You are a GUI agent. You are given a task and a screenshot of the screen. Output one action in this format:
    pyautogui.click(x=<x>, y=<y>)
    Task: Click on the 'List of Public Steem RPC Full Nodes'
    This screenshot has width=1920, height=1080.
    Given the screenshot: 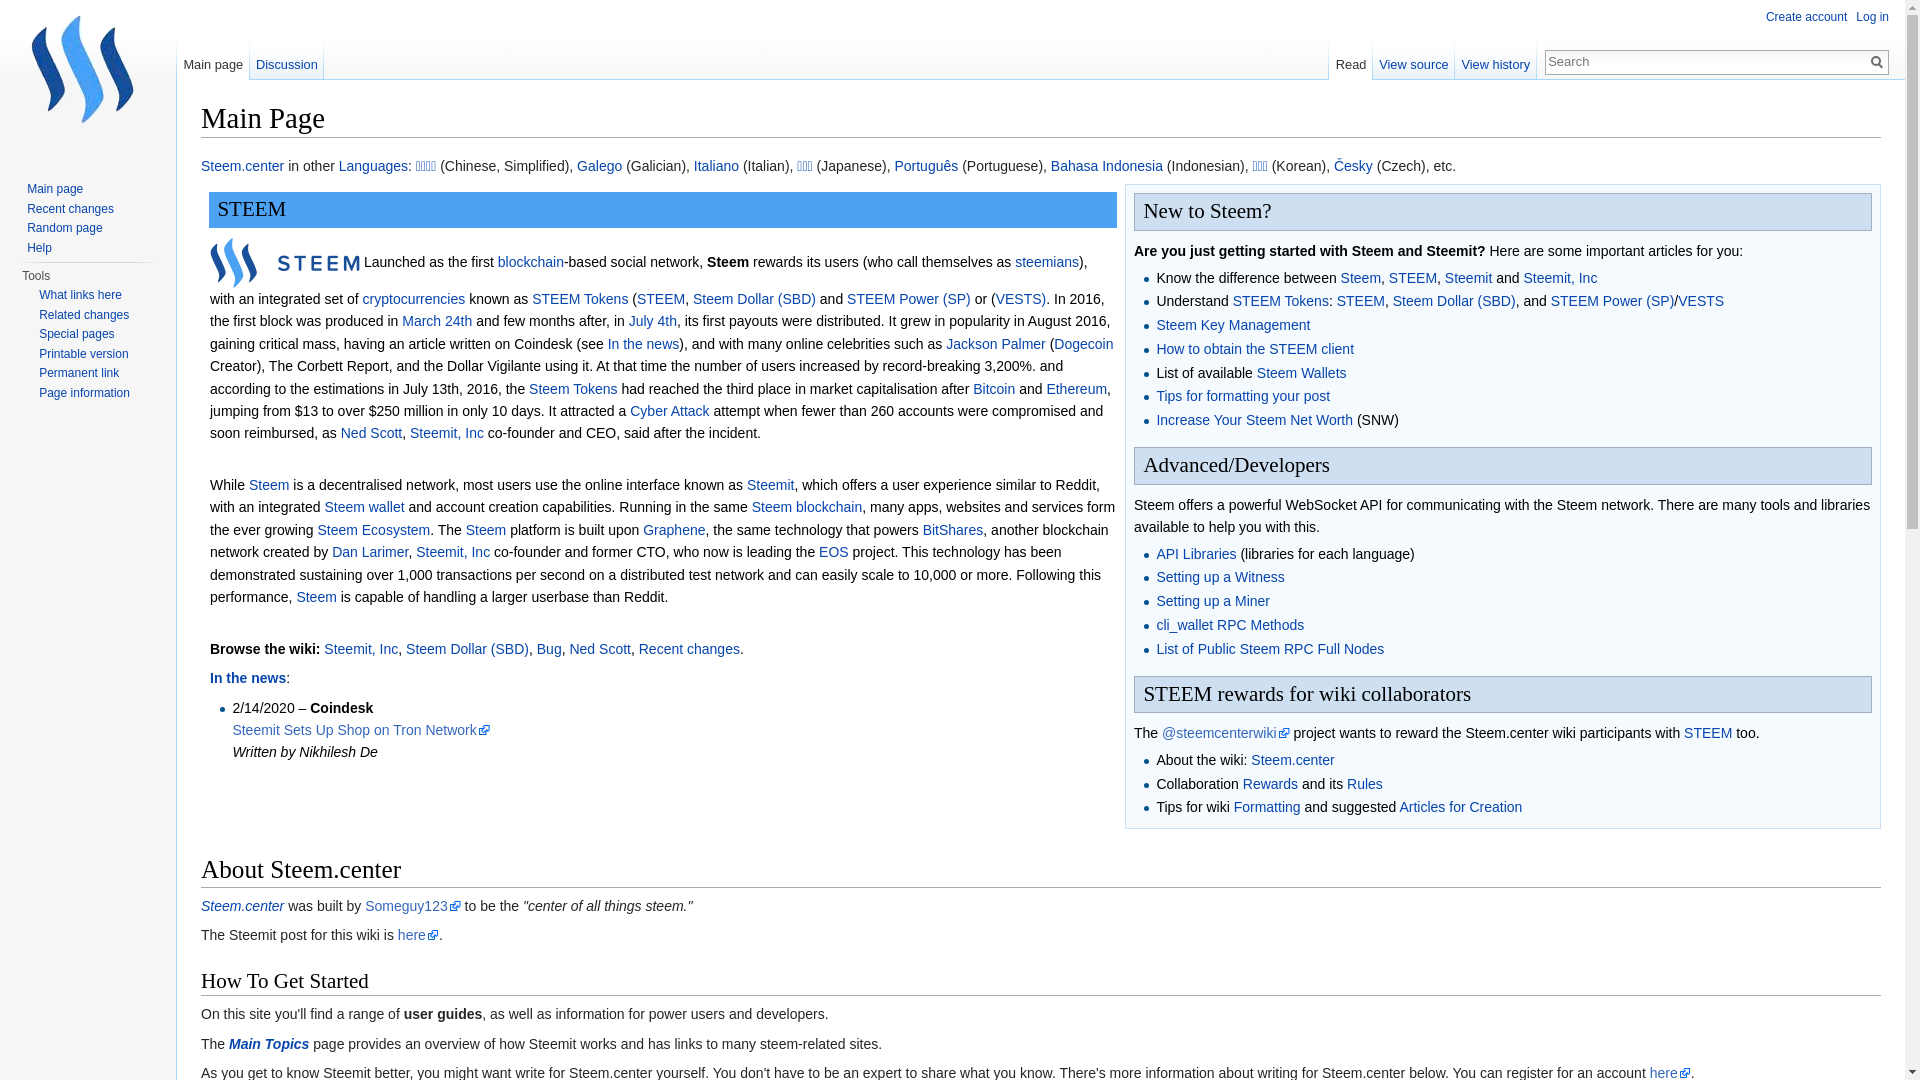 What is the action you would take?
    pyautogui.click(x=1269, y=648)
    